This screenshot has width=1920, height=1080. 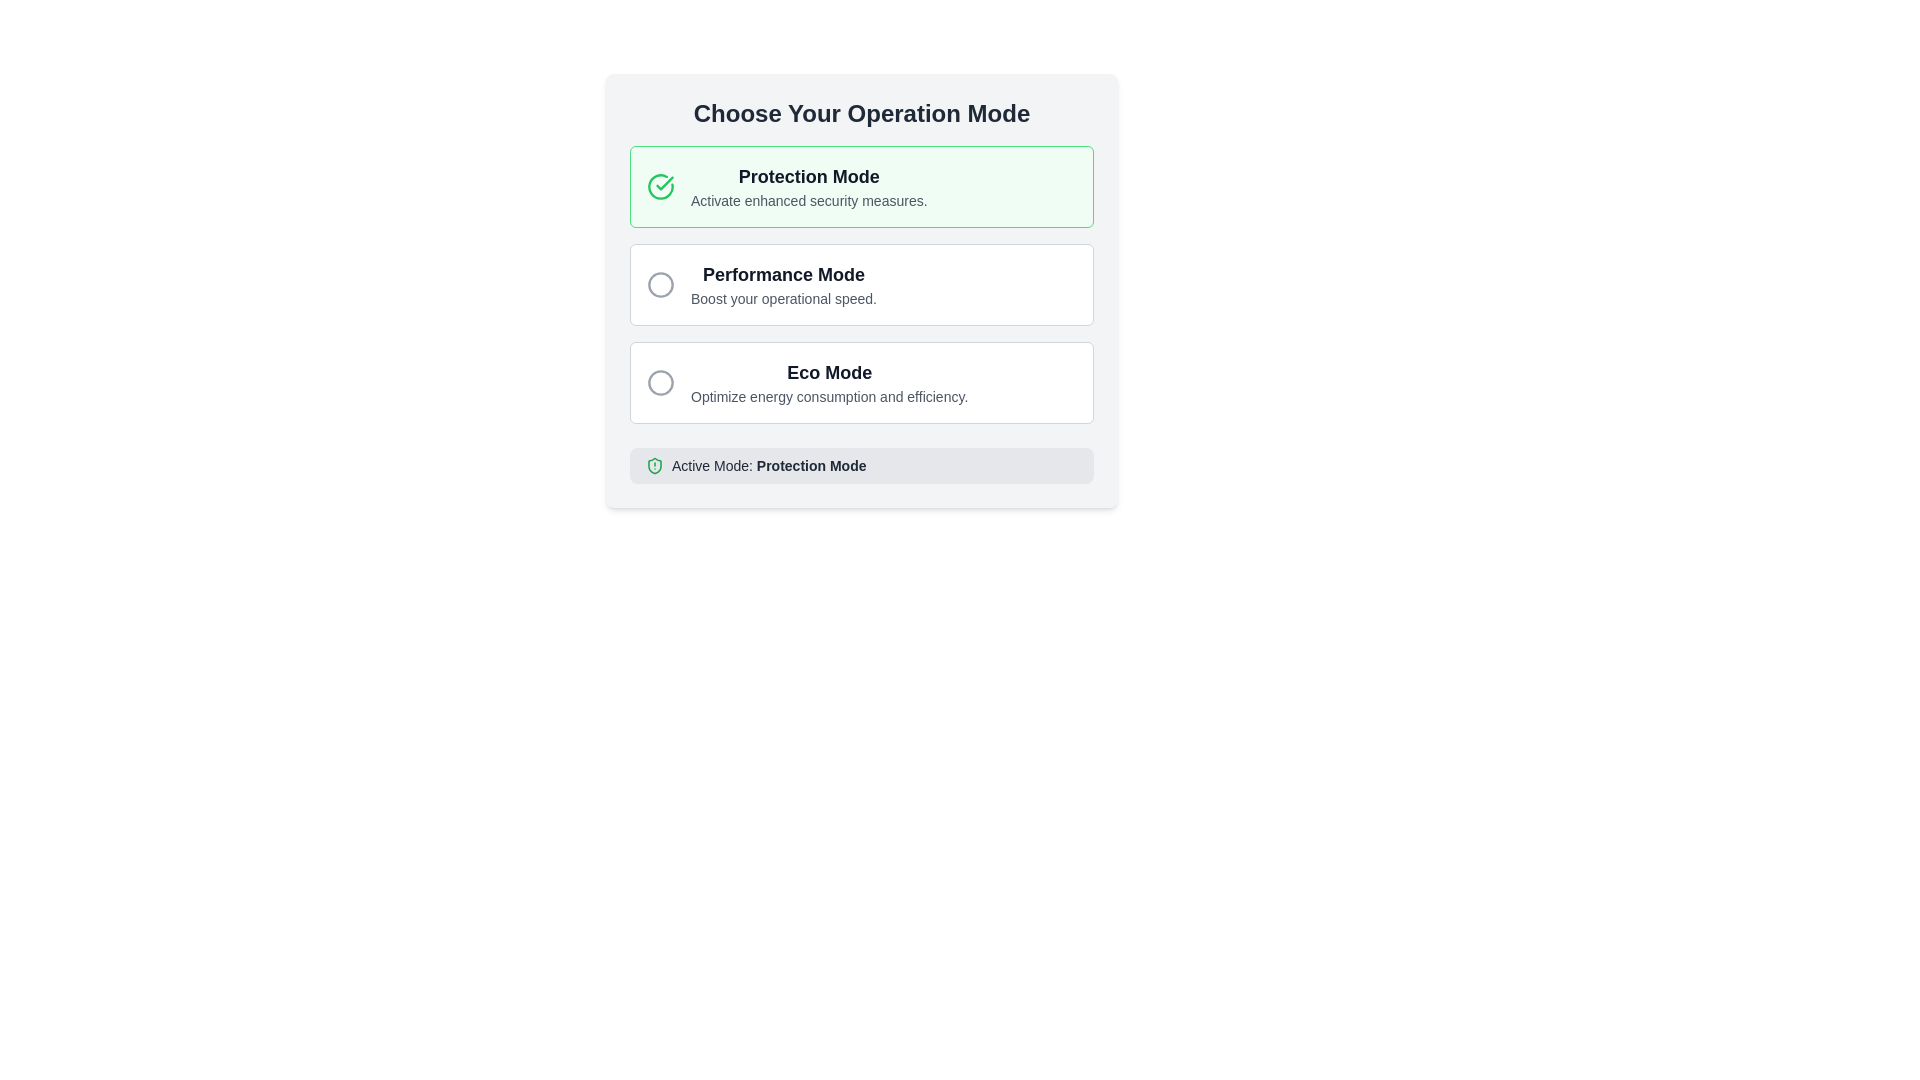 I want to click on information displayed in the text label that says 'Boost your operational speed.' located below the 'Performance Mode' heading, so click(x=782, y=299).